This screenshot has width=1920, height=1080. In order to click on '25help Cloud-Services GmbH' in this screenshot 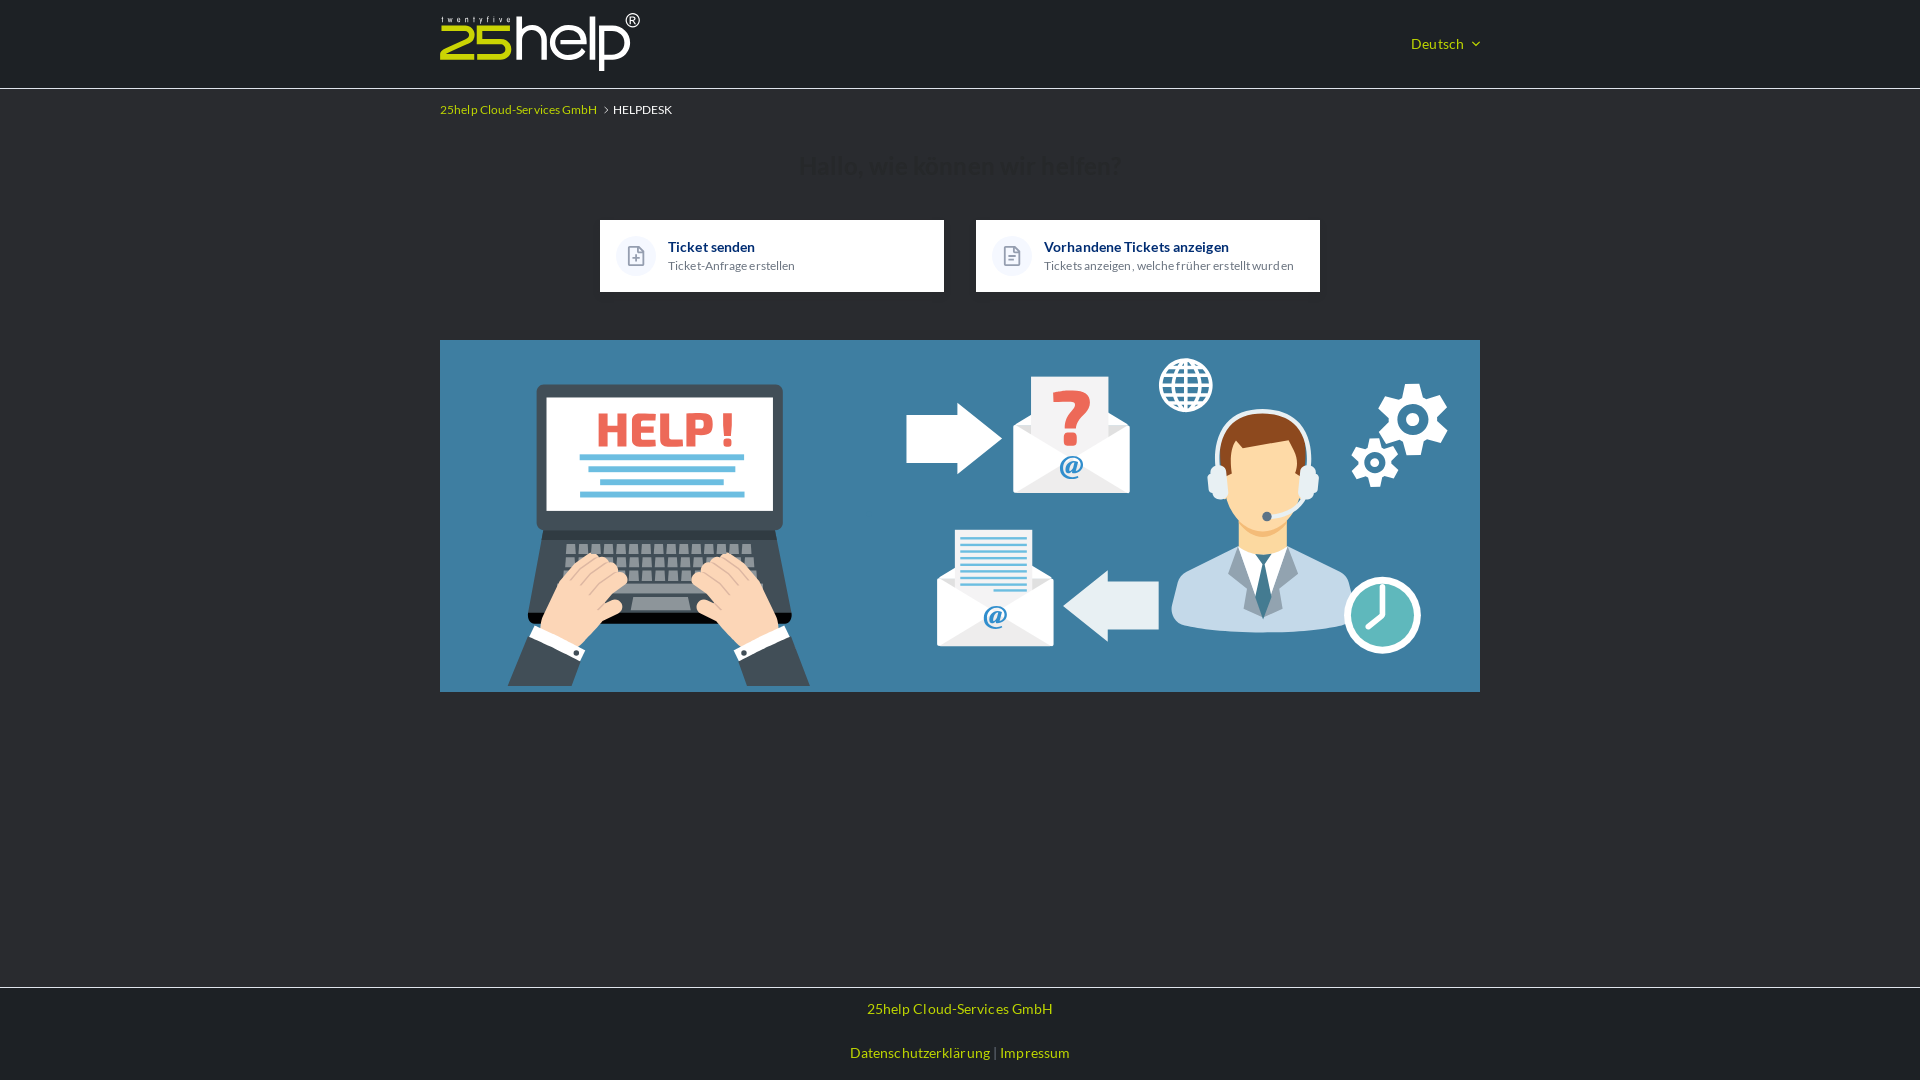, I will do `click(960, 1009)`.